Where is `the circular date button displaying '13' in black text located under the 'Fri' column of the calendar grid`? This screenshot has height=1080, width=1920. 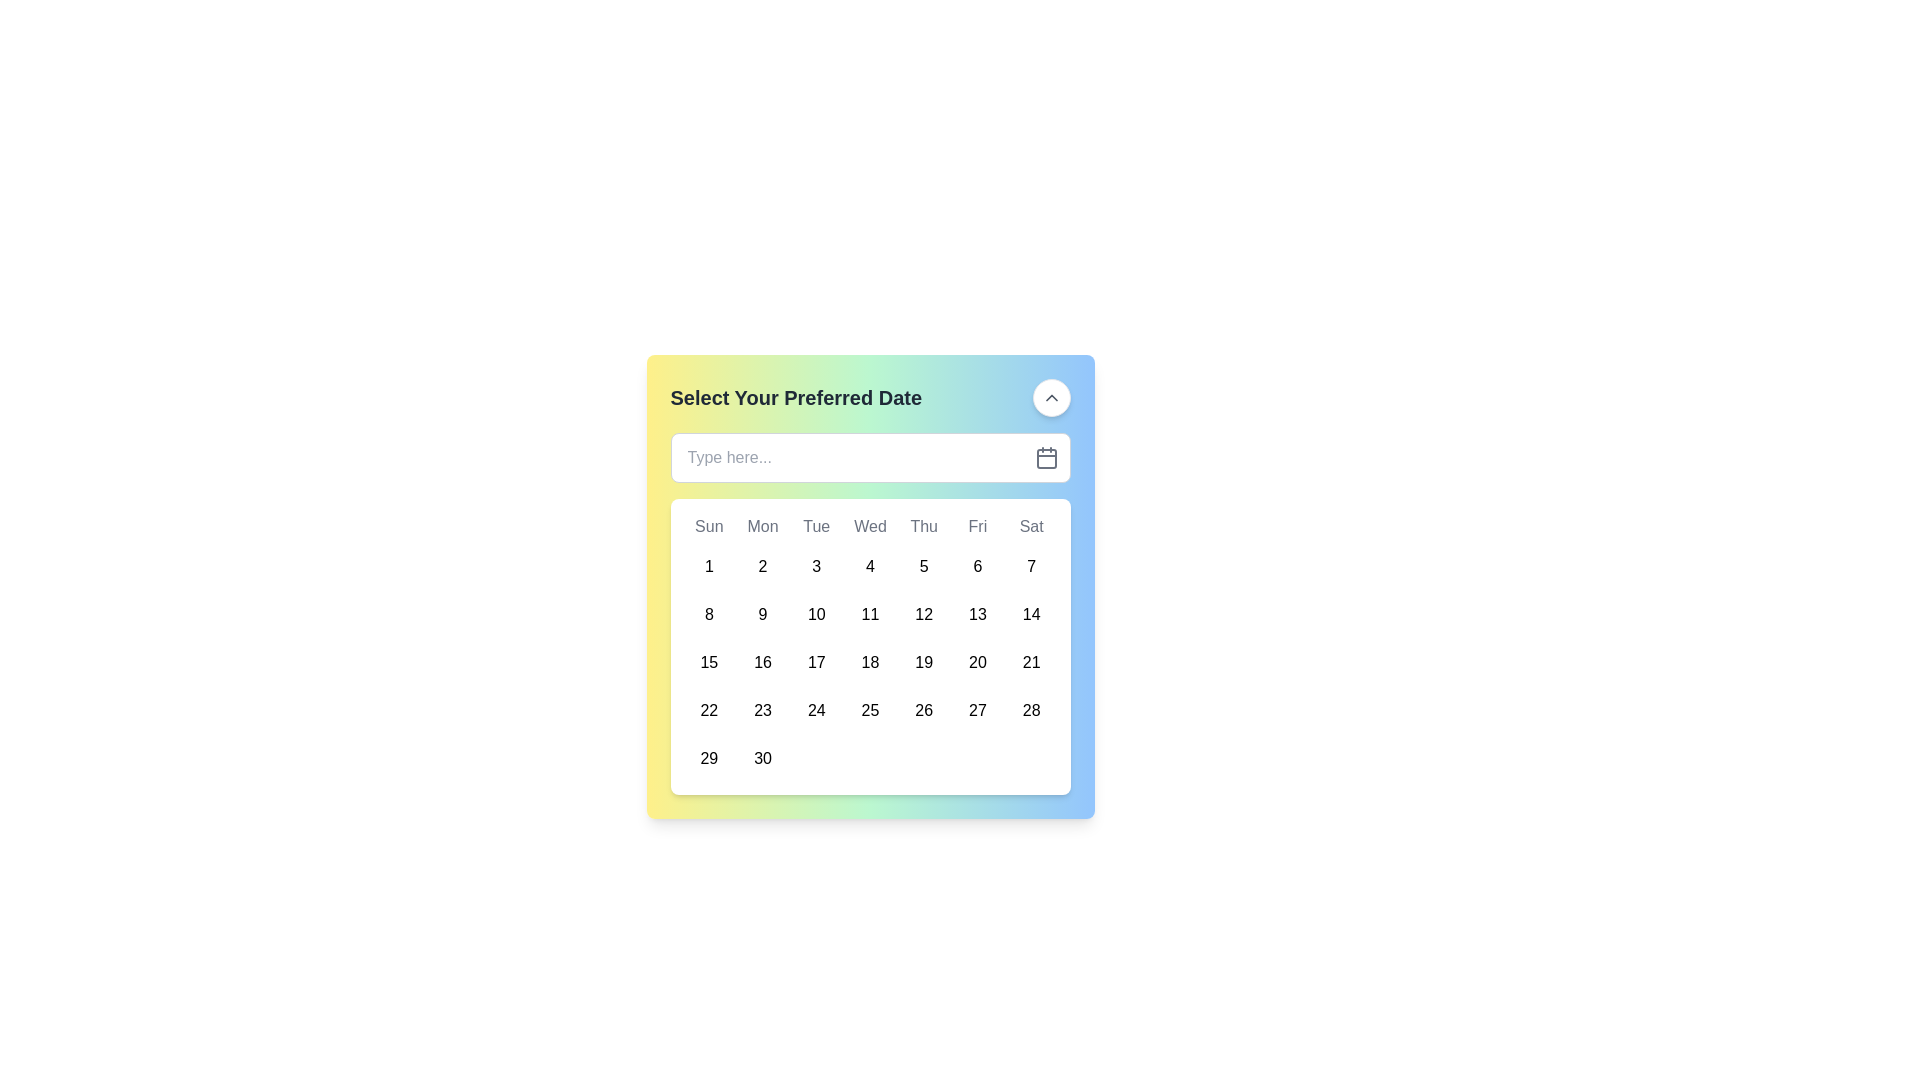
the circular date button displaying '13' in black text located under the 'Fri' column of the calendar grid is located at coordinates (977, 613).